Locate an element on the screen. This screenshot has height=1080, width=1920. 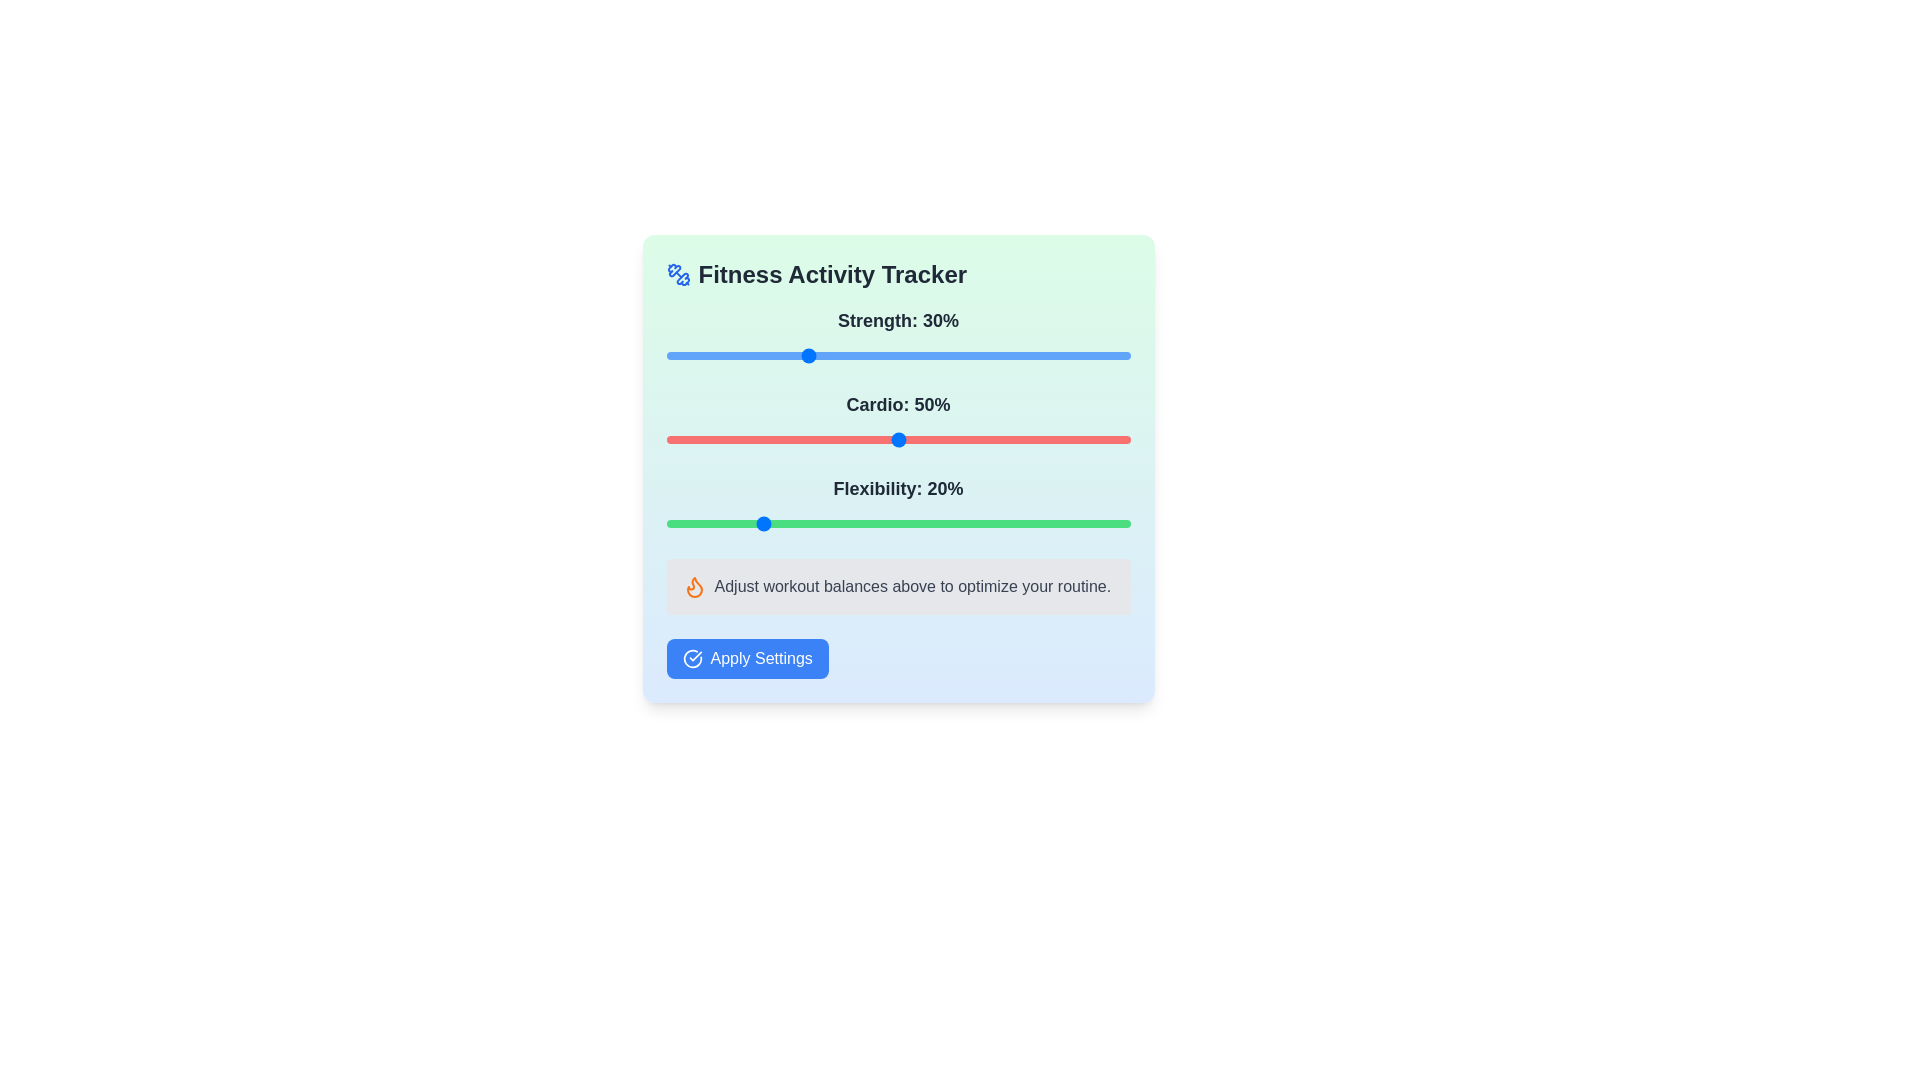
the strength value is located at coordinates (1041, 354).